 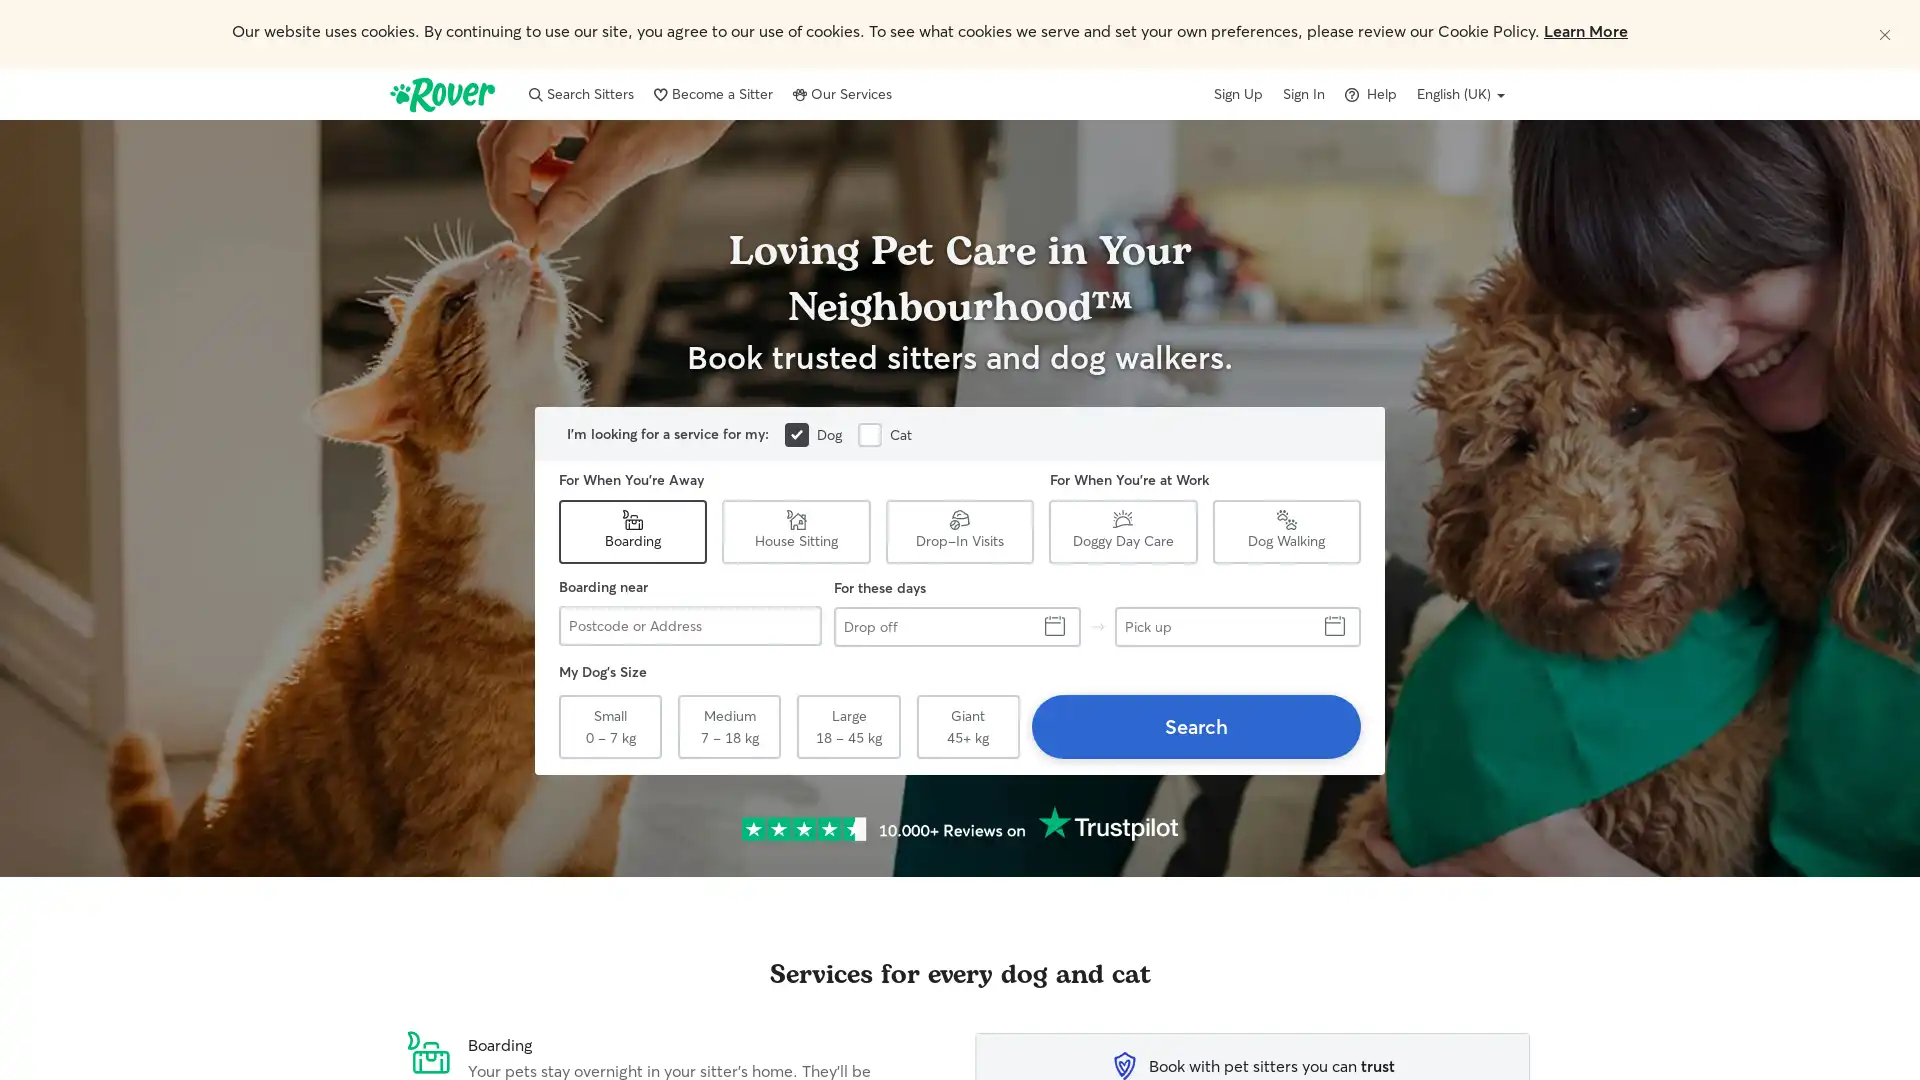 What do you see at coordinates (1884, 34) in the screenshot?
I see `Close alert` at bounding box center [1884, 34].